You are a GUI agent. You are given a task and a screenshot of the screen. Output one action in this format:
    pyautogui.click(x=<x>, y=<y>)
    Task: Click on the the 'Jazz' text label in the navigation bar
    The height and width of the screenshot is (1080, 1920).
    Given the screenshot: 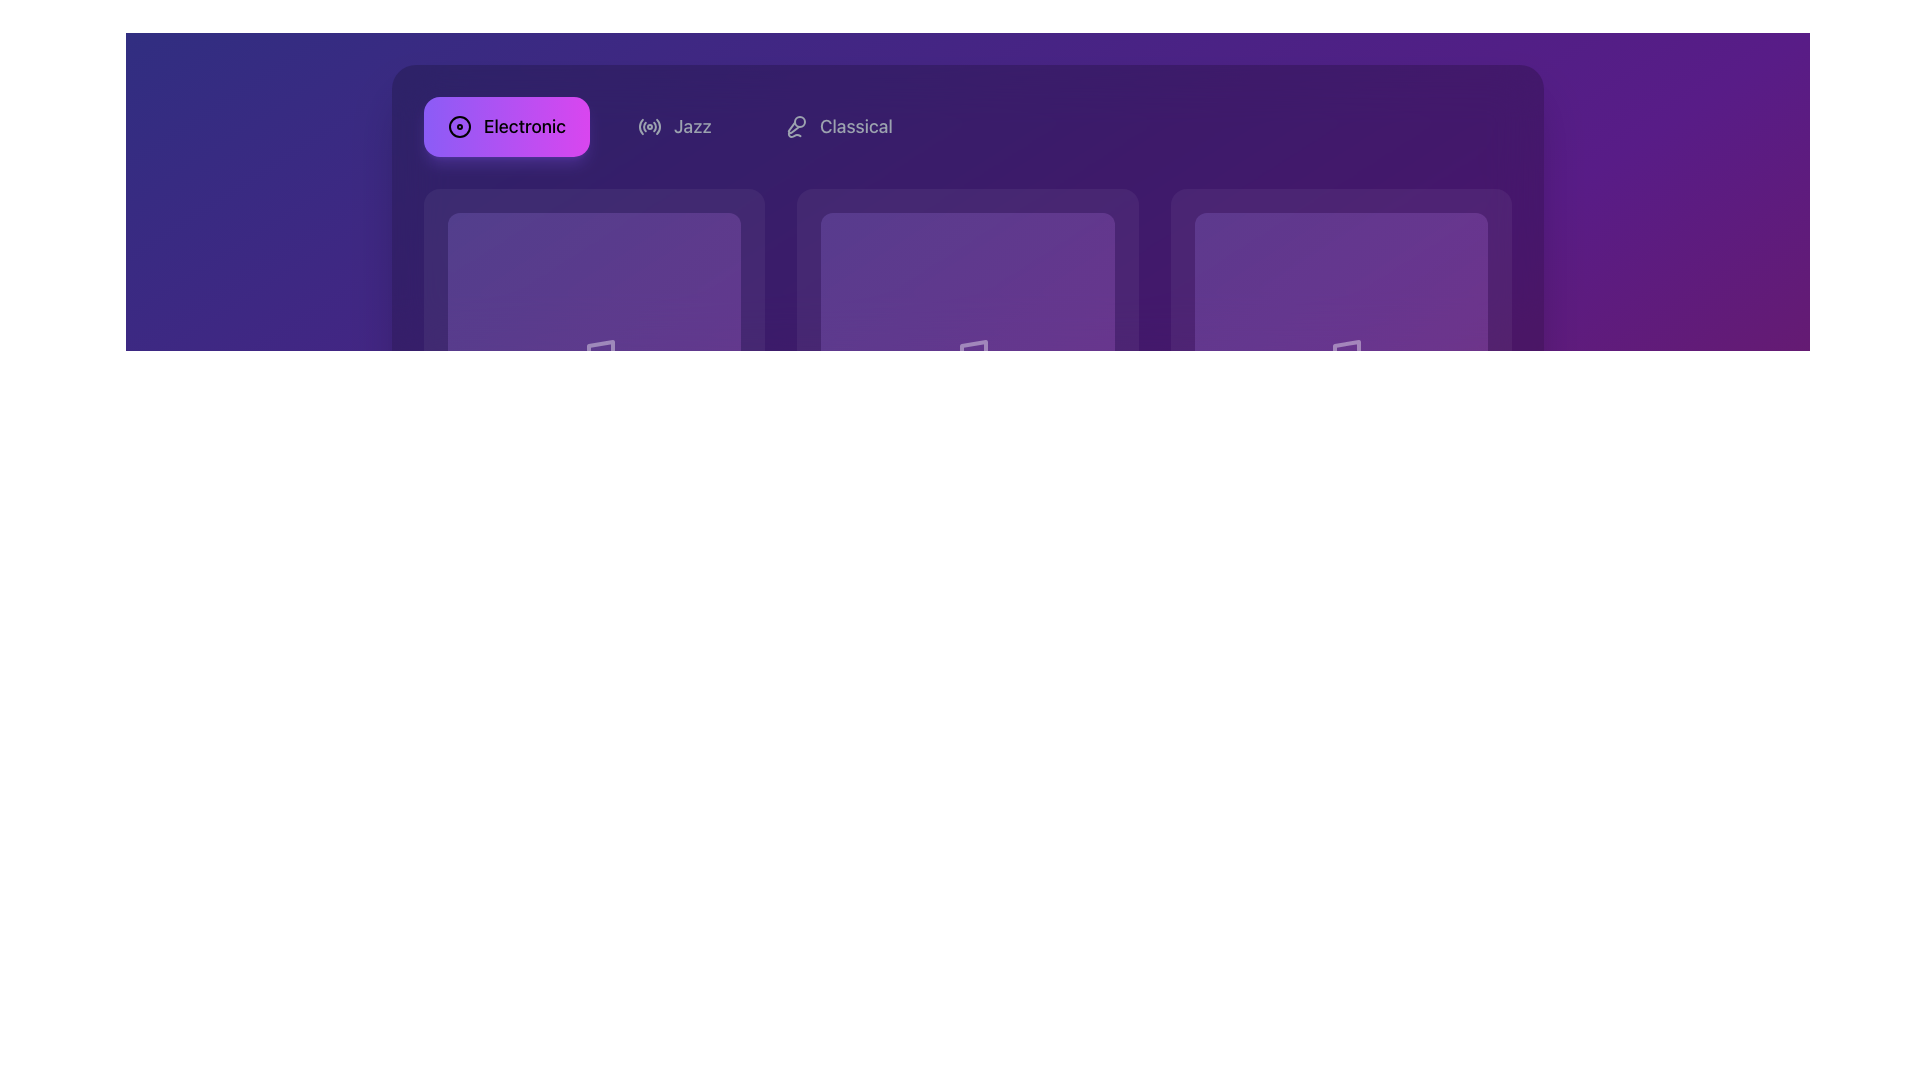 What is the action you would take?
    pyautogui.click(x=692, y=127)
    